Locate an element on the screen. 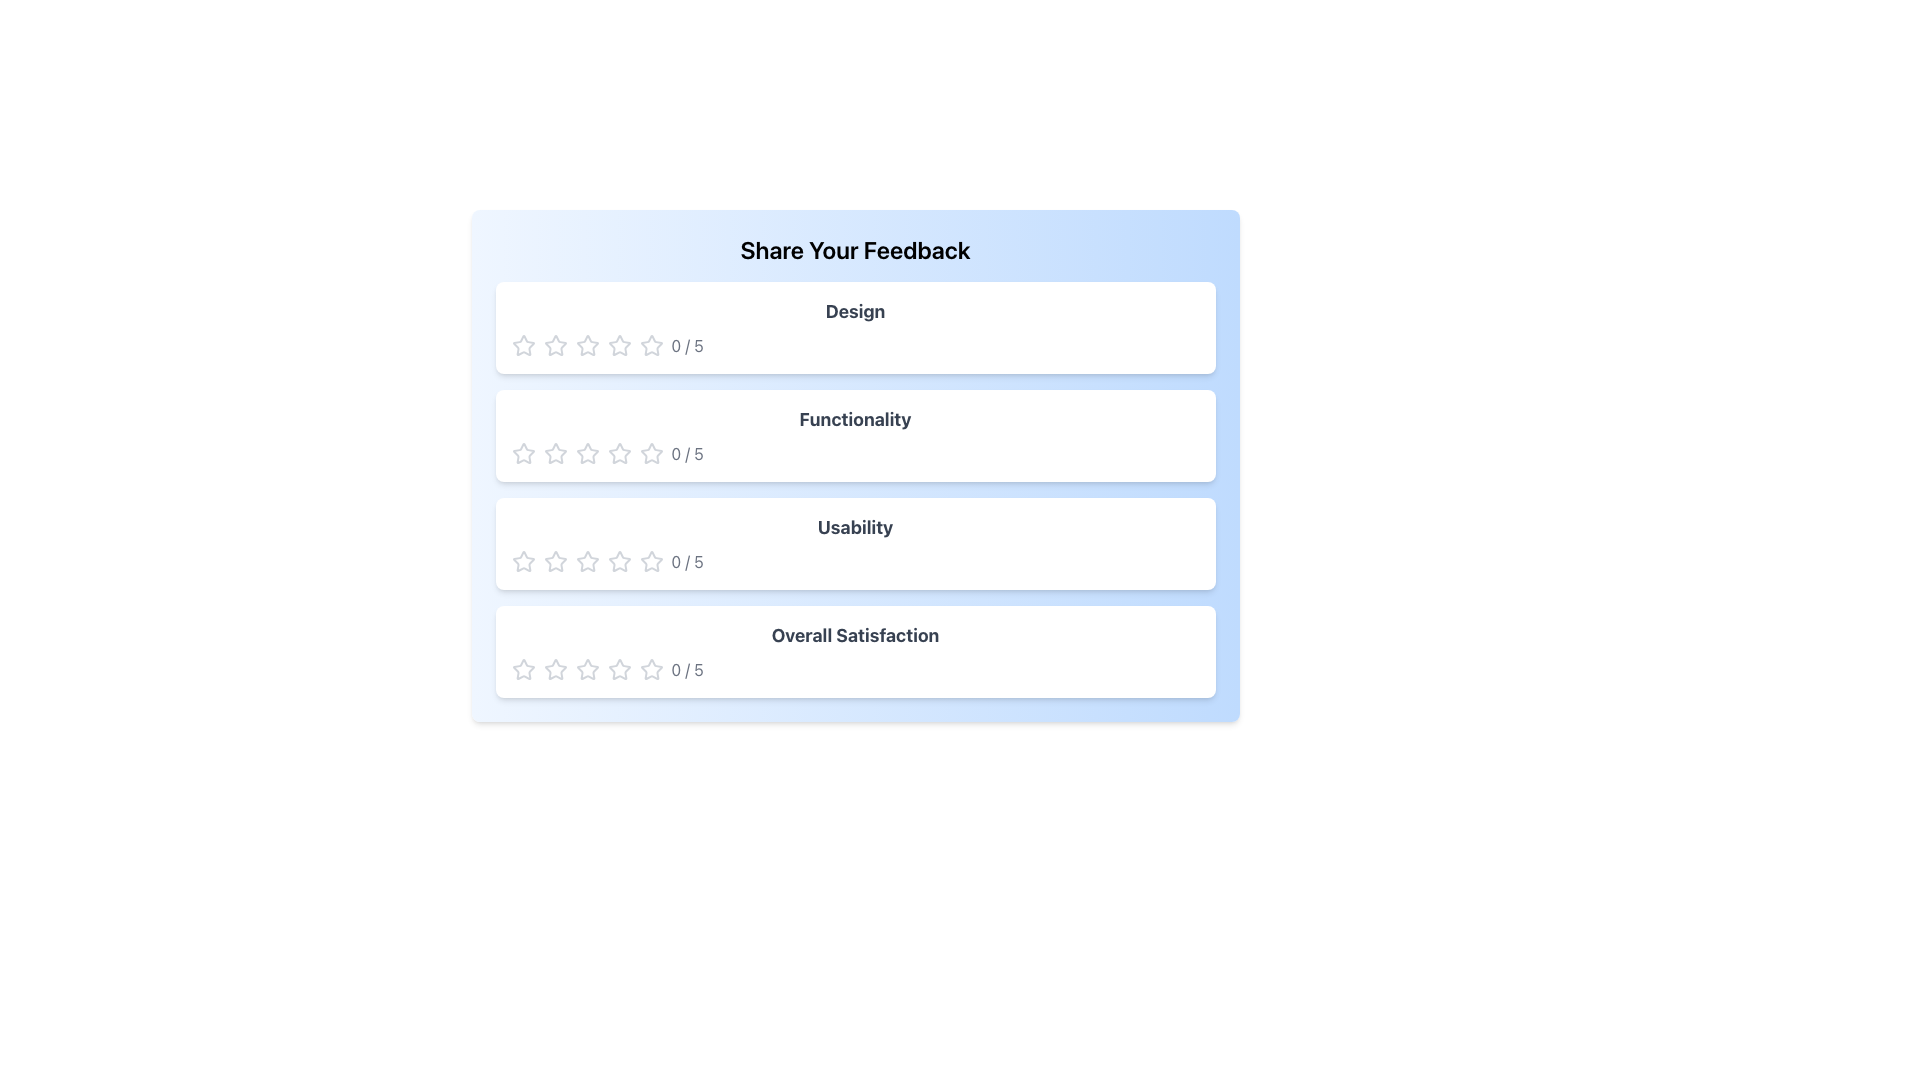 Image resolution: width=1920 pixels, height=1080 pixels. the third star in the horizontal row of five stars under the 'Functionality' rating section to rate is located at coordinates (586, 454).